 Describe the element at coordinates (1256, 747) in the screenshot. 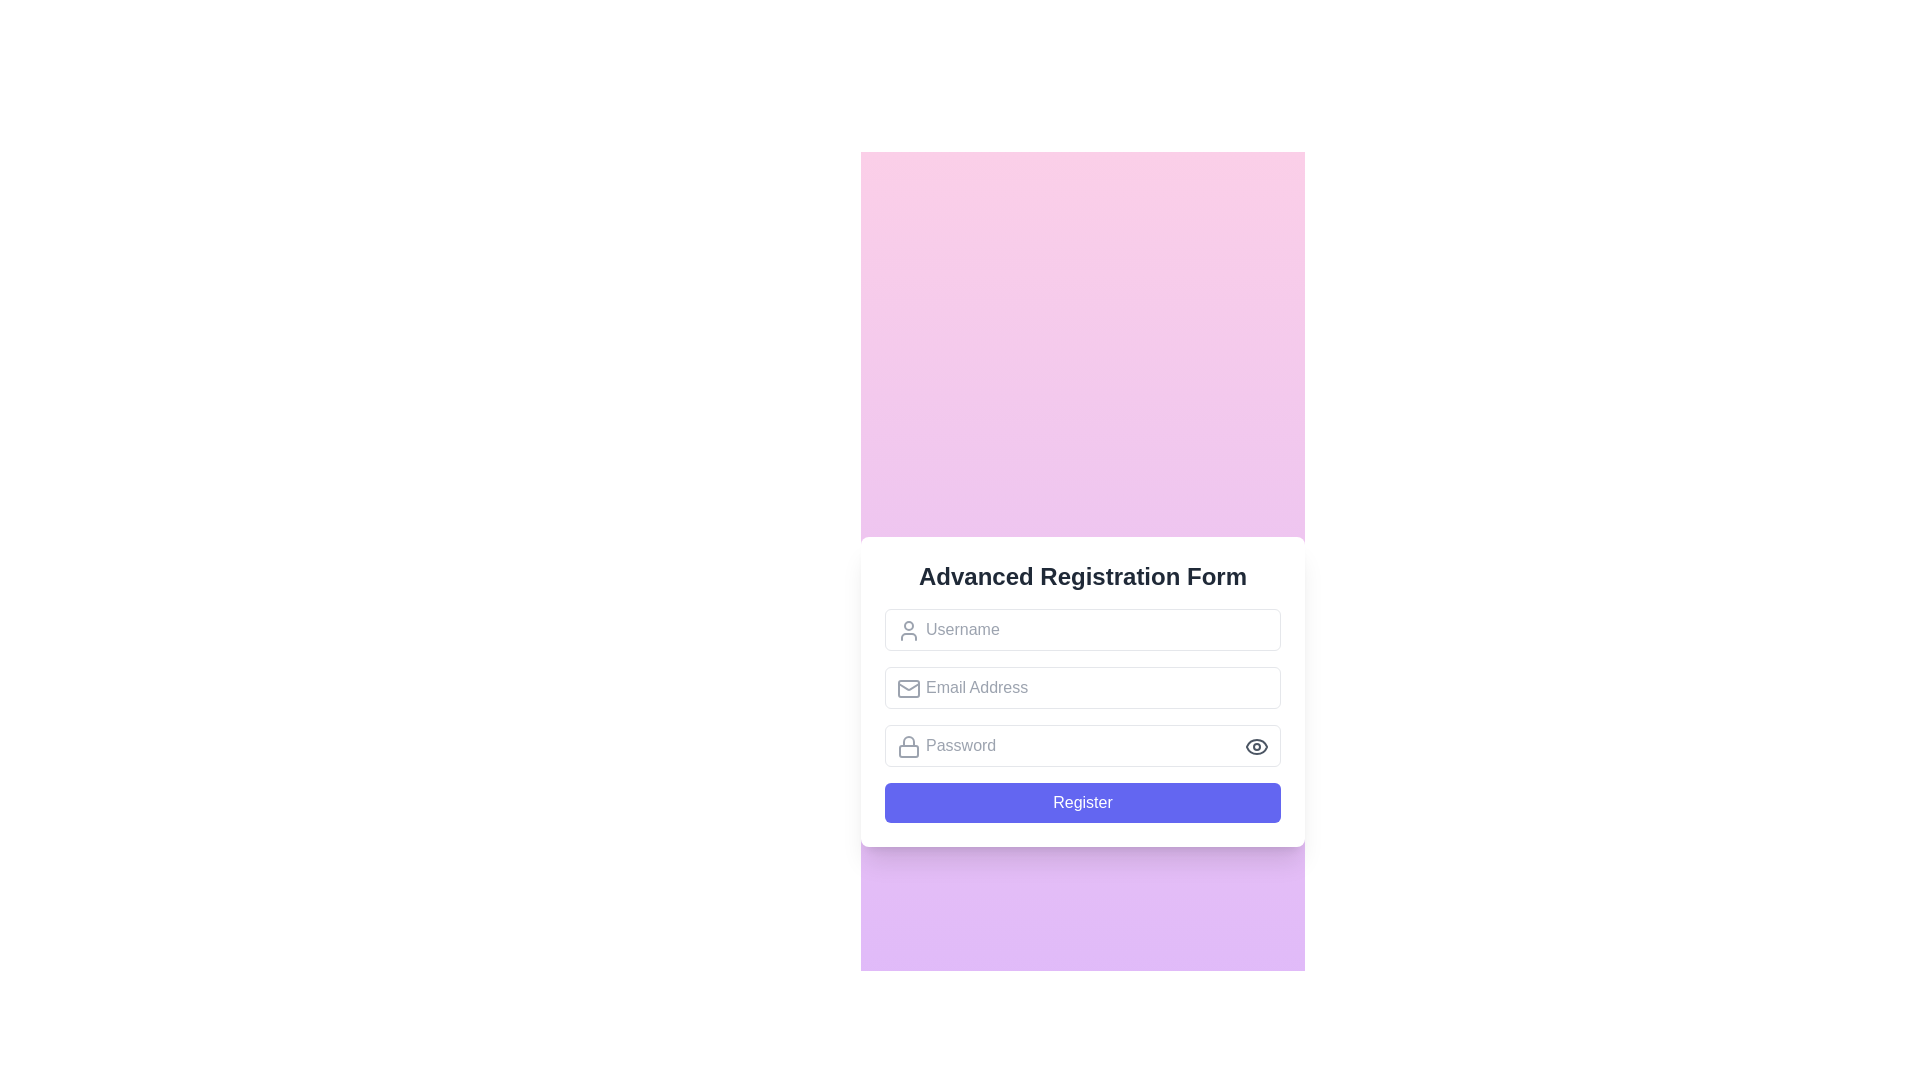

I see `the eye-shaped visibility control button, which is grey in color and located to the right of the password input field` at that location.